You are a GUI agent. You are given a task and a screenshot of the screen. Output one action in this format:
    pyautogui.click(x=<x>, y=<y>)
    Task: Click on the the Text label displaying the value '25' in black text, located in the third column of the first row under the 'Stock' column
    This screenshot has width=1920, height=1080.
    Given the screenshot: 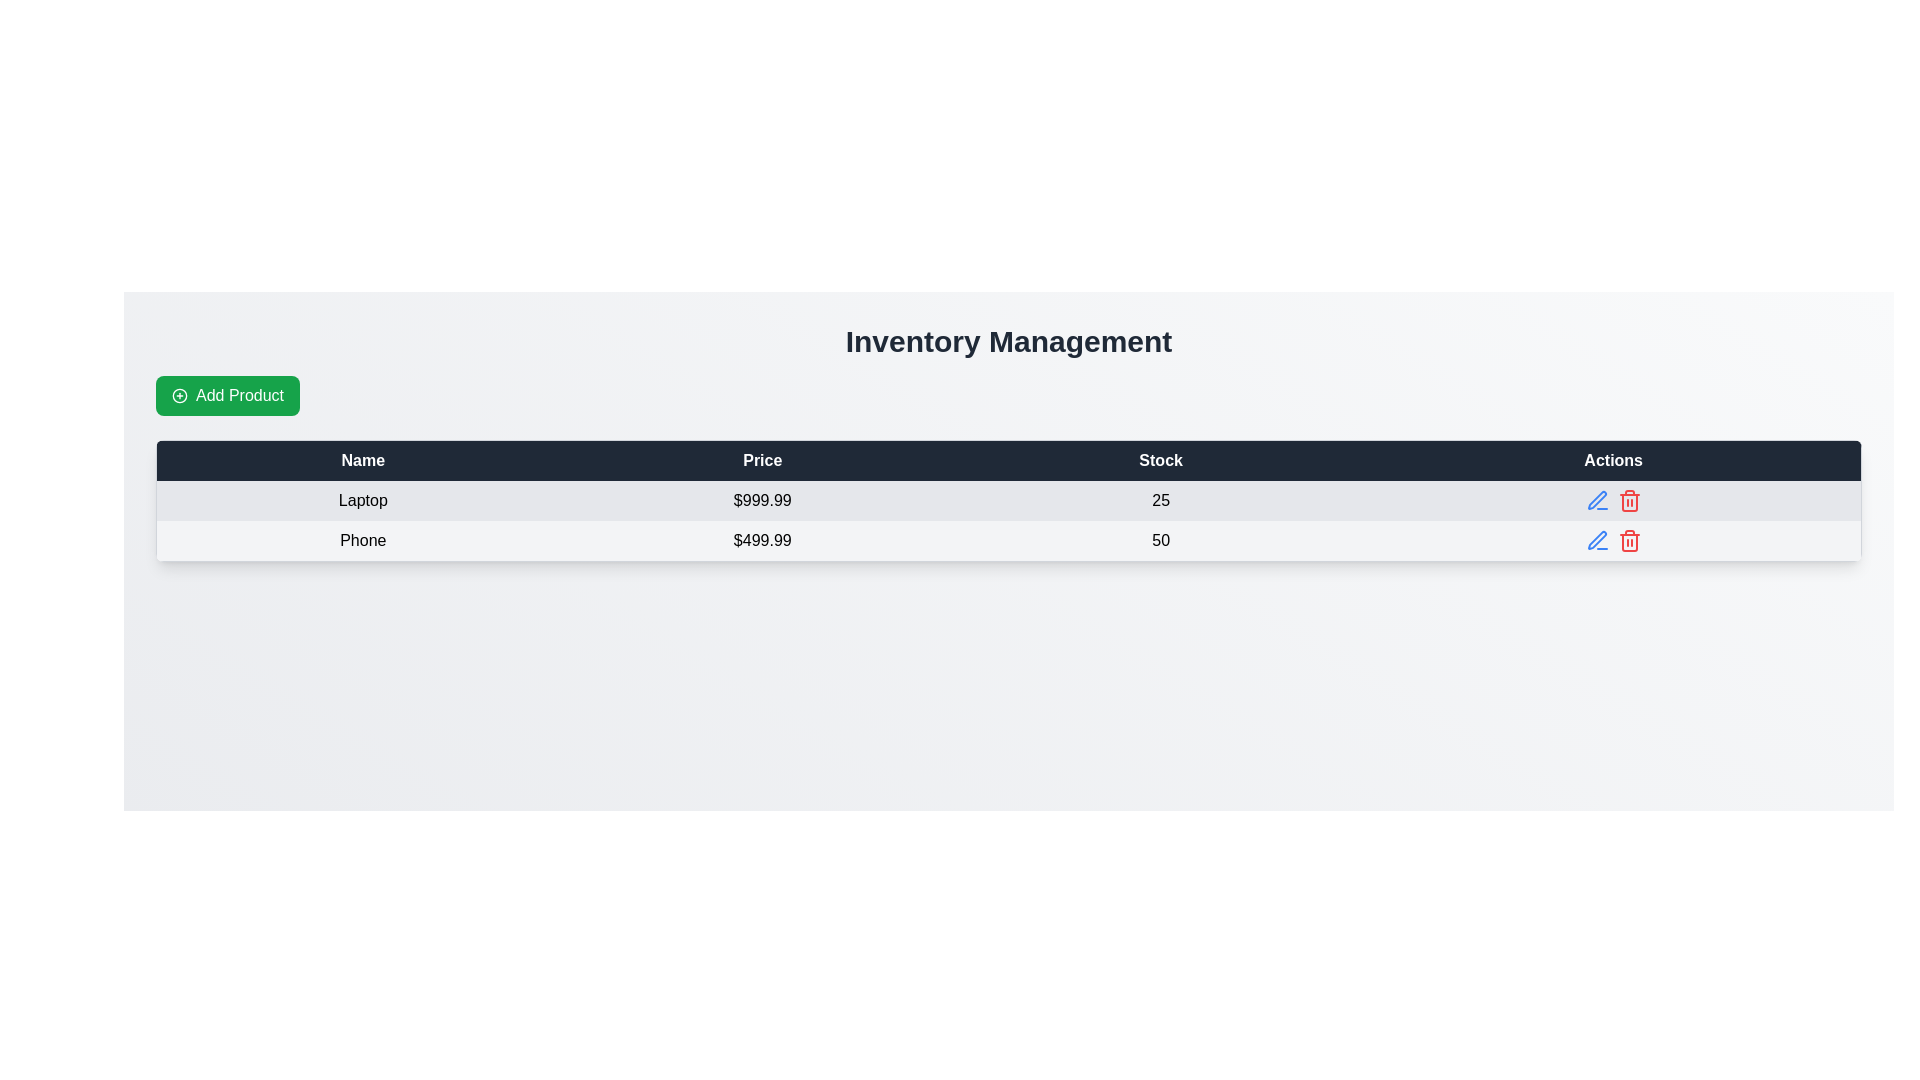 What is the action you would take?
    pyautogui.click(x=1161, y=500)
    